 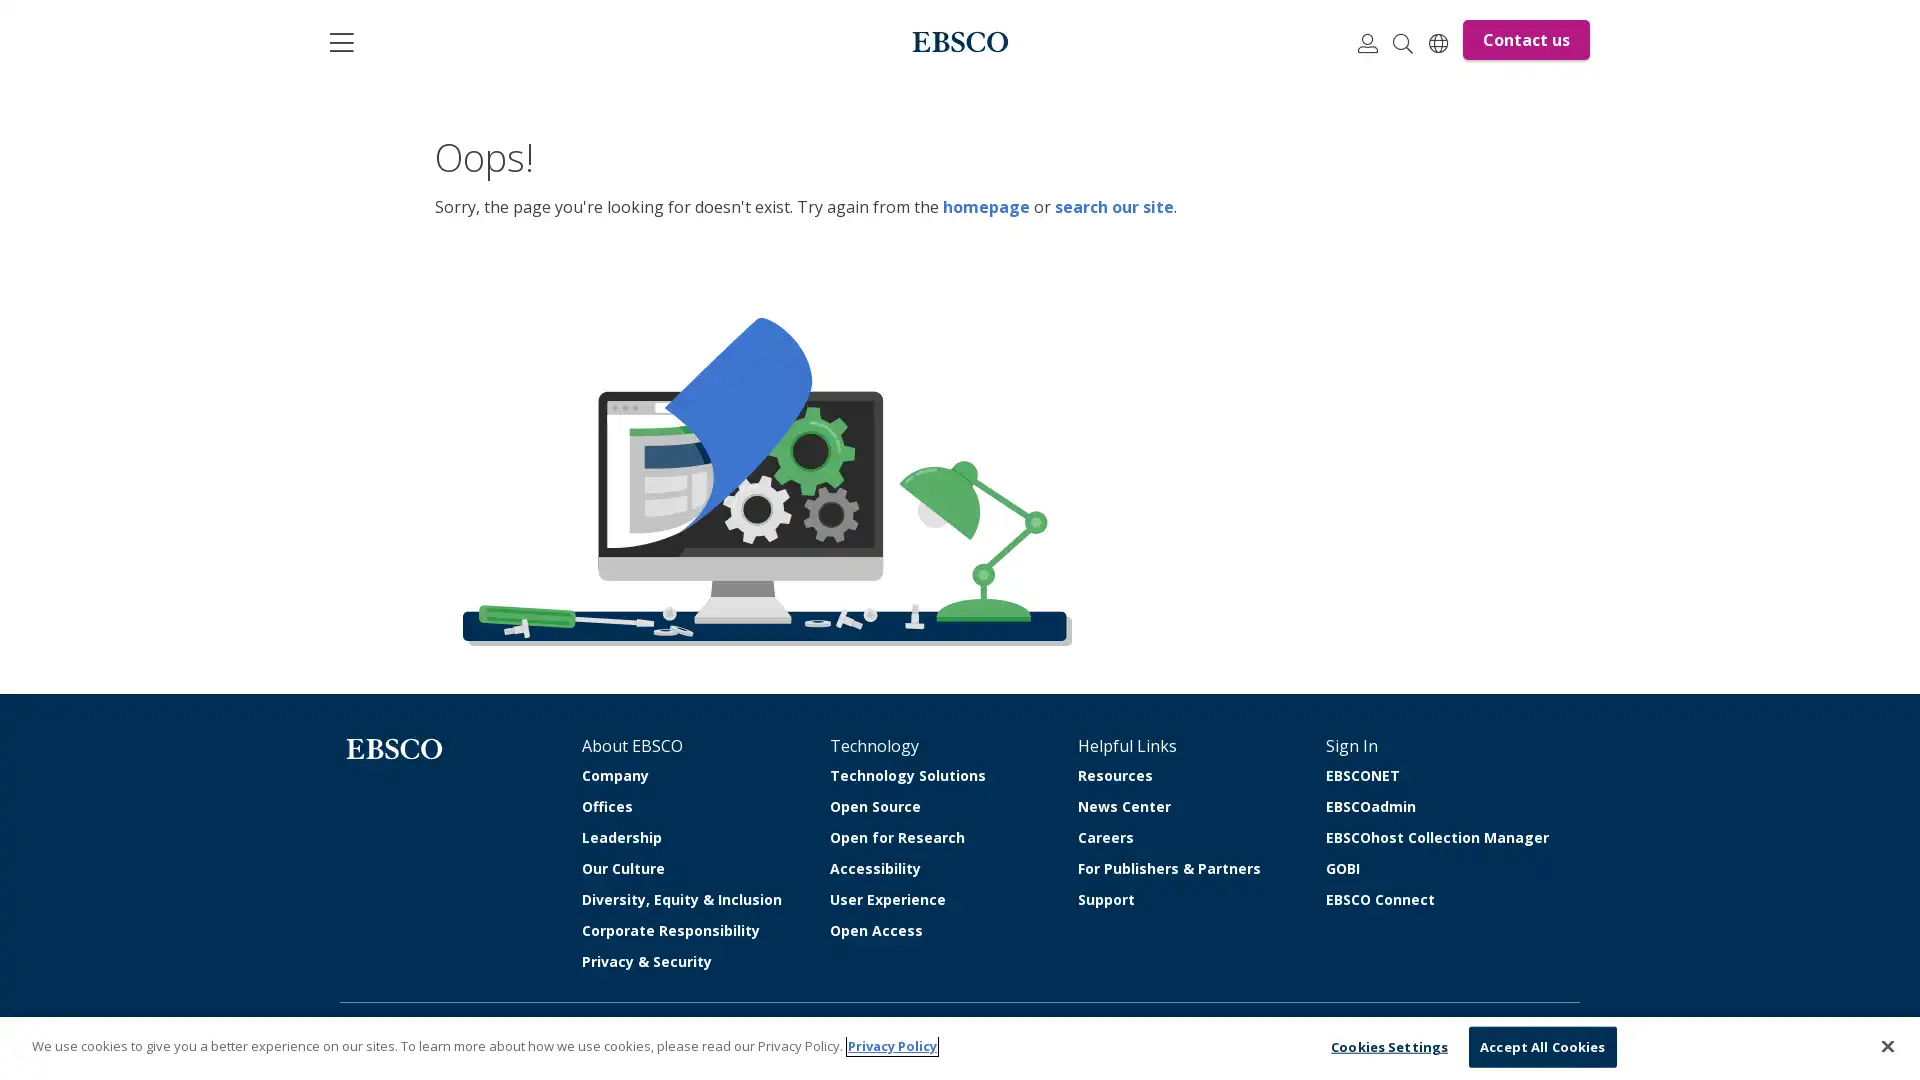 I want to click on Cookies Settings, so click(x=1388, y=1045).